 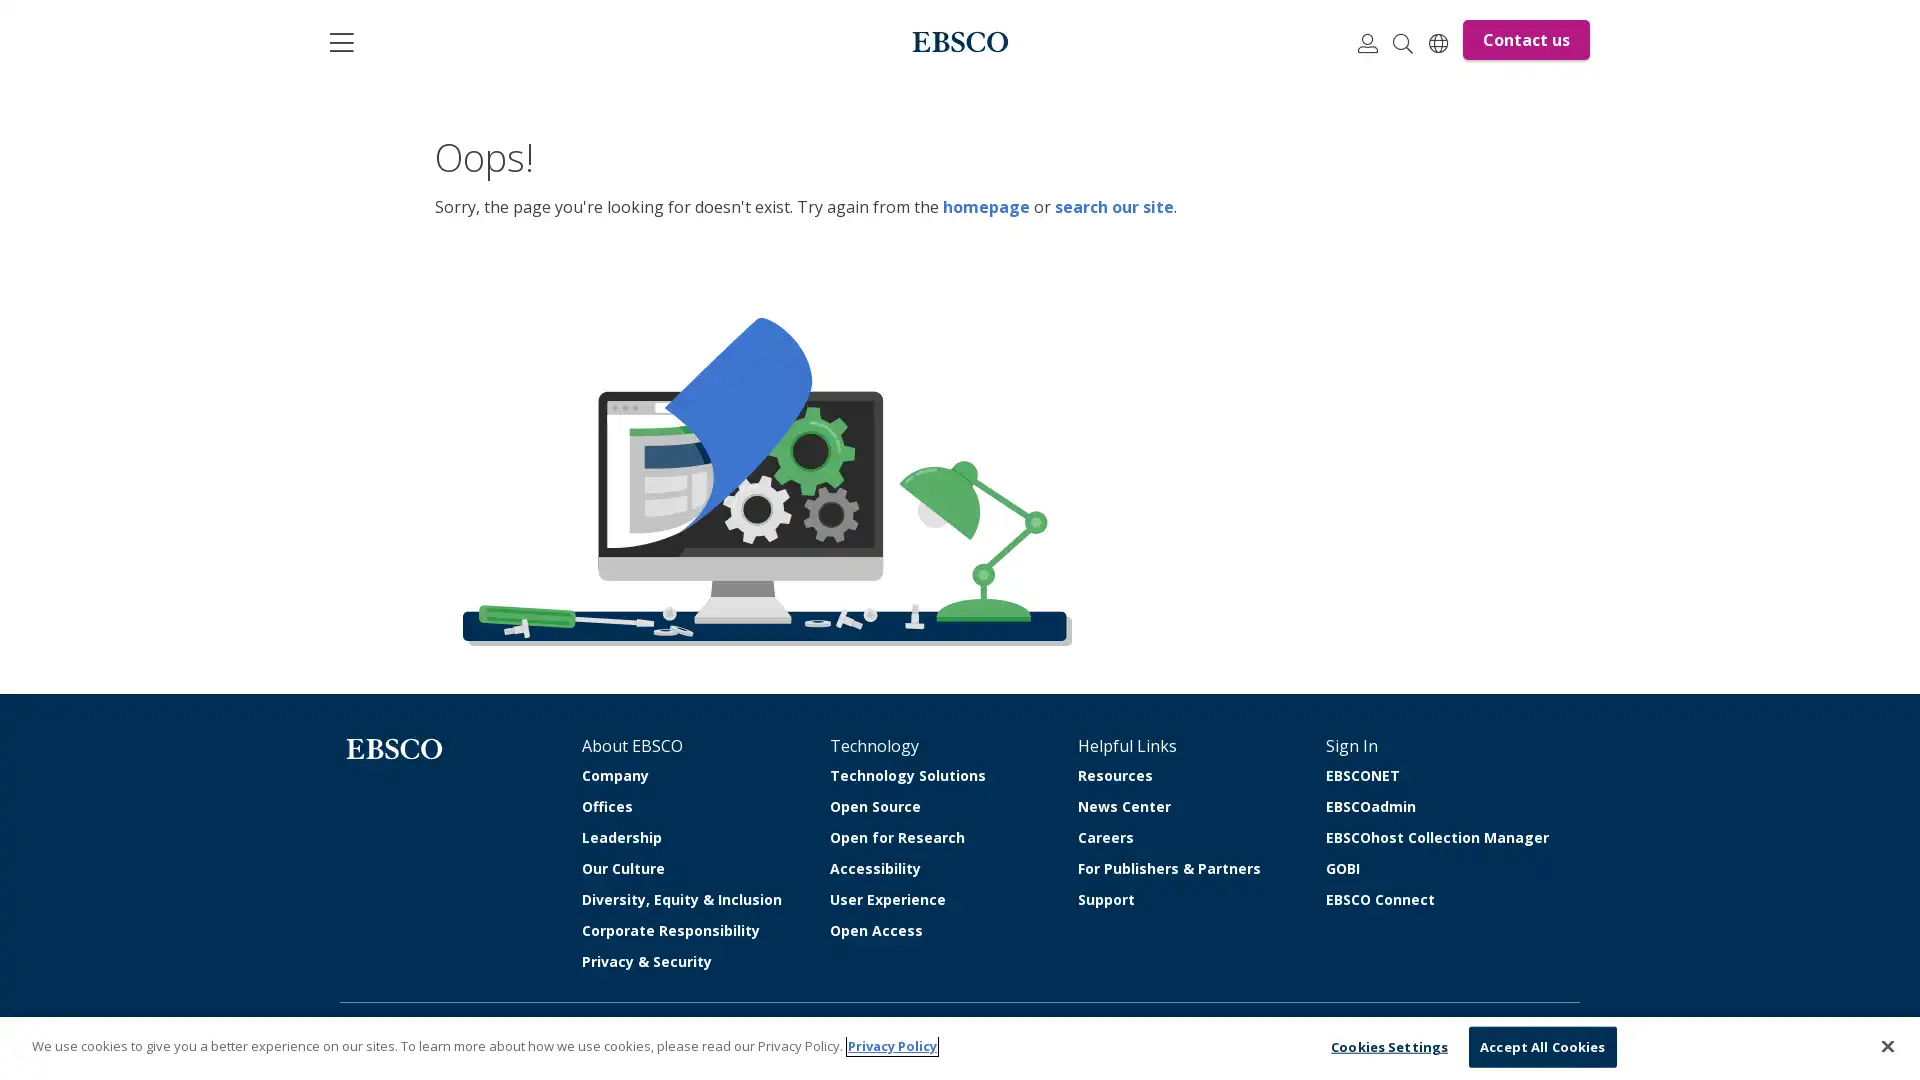 I want to click on Cookies Settings, so click(x=1388, y=1045).